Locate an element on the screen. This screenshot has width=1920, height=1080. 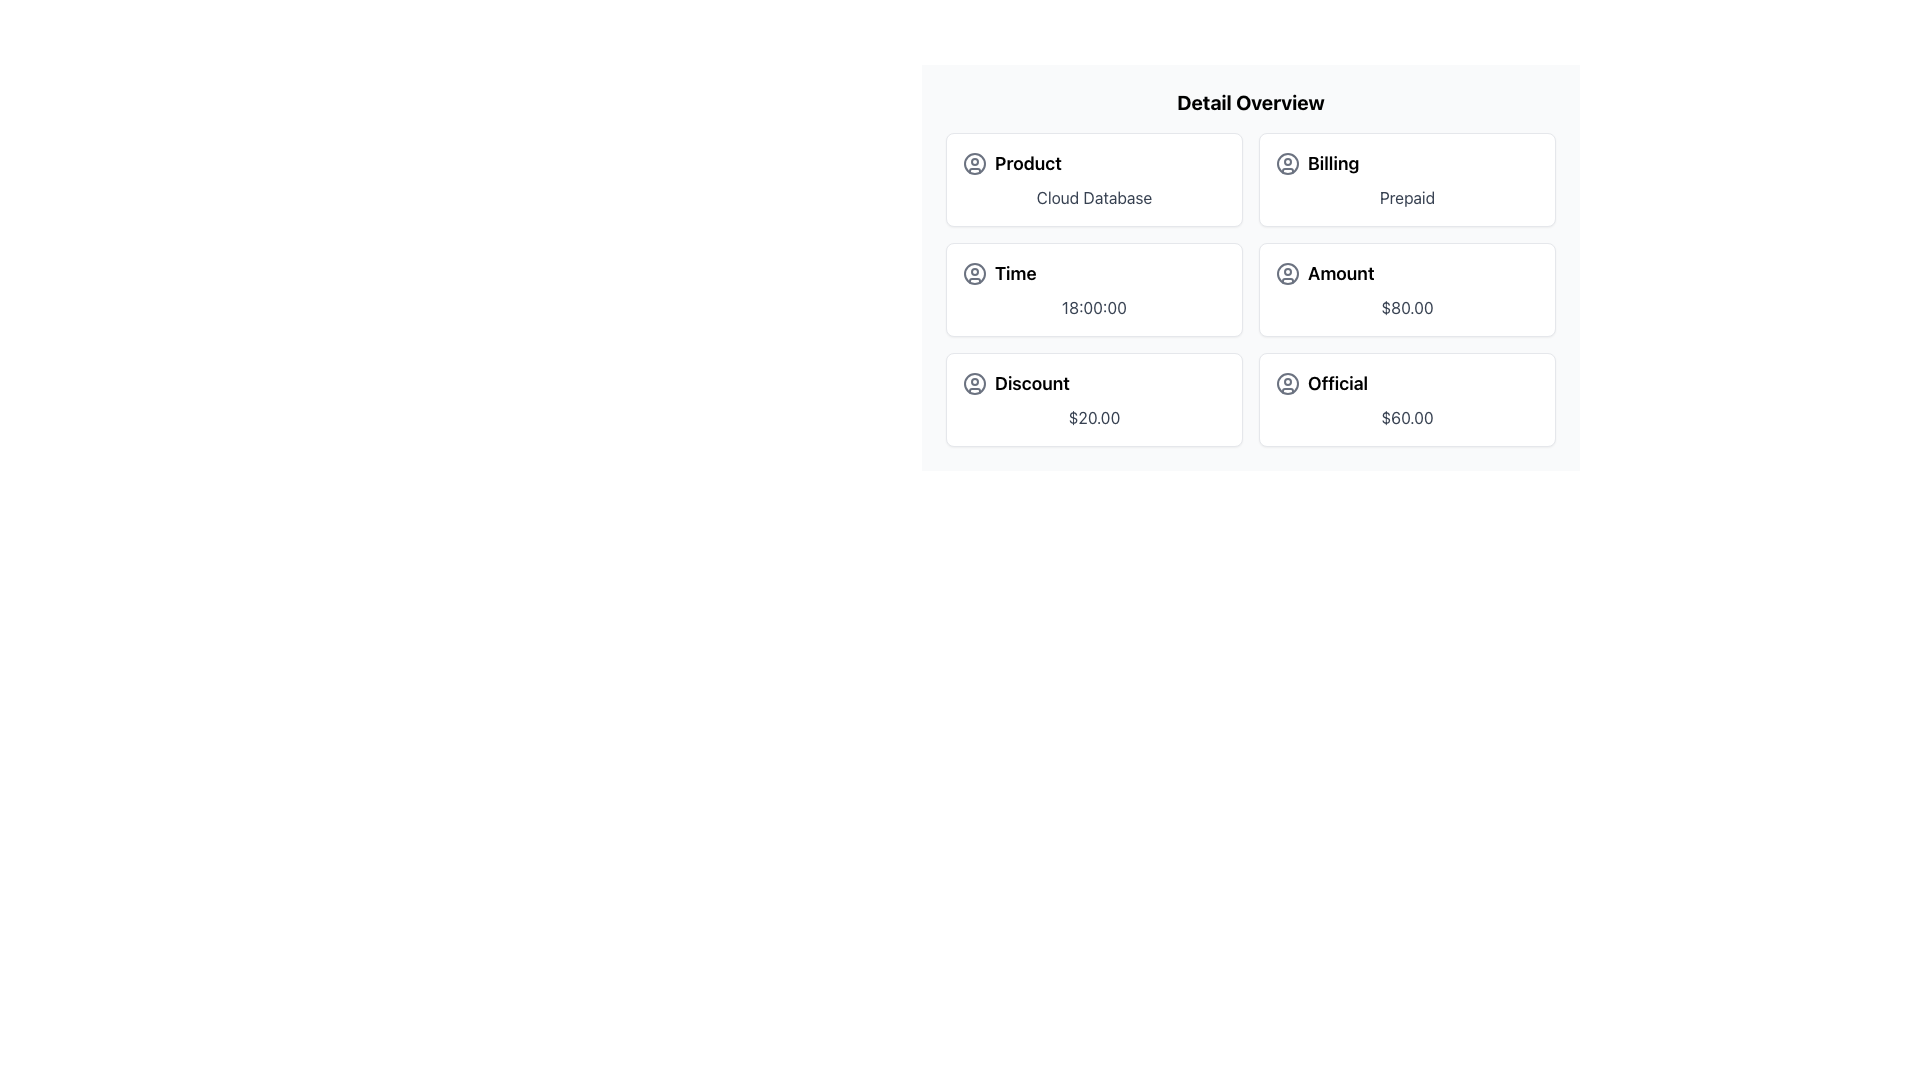
the Text label that identifies a section within the overview table, located to the left of the 'Billing' label and above the 'Cloud Database' description is located at coordinates (1028, 163).